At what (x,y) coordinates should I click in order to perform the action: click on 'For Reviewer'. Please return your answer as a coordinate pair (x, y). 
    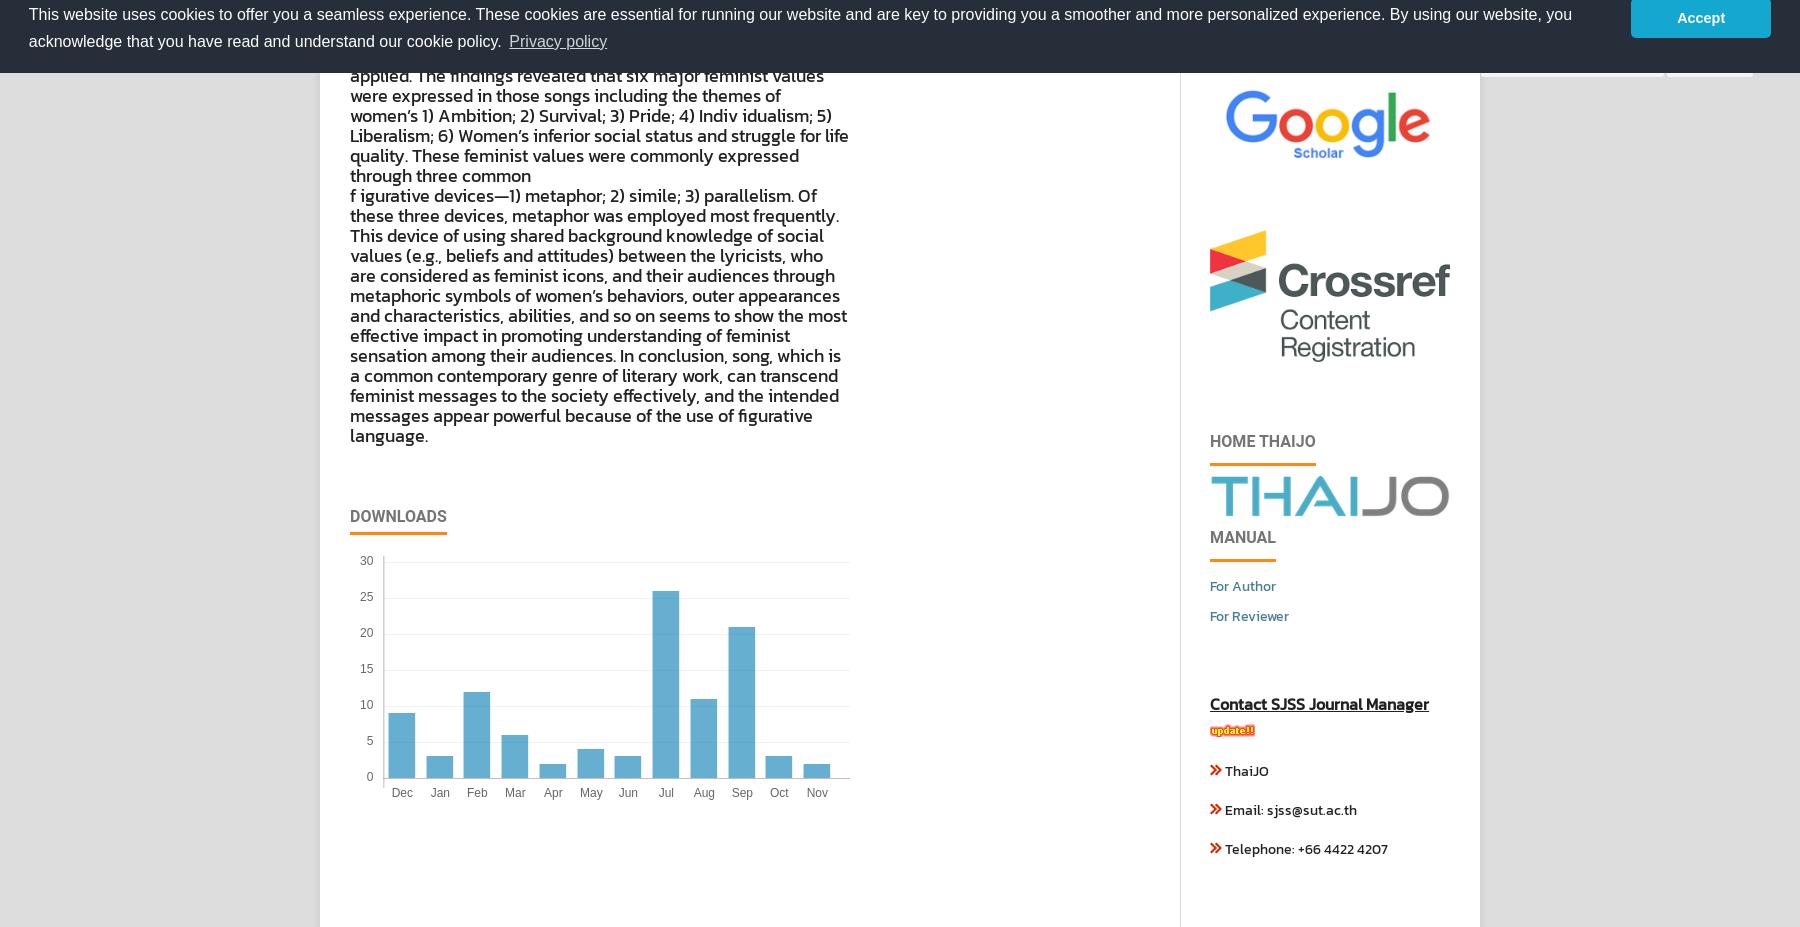
    Looking at the image, I should click on (1249, 616).